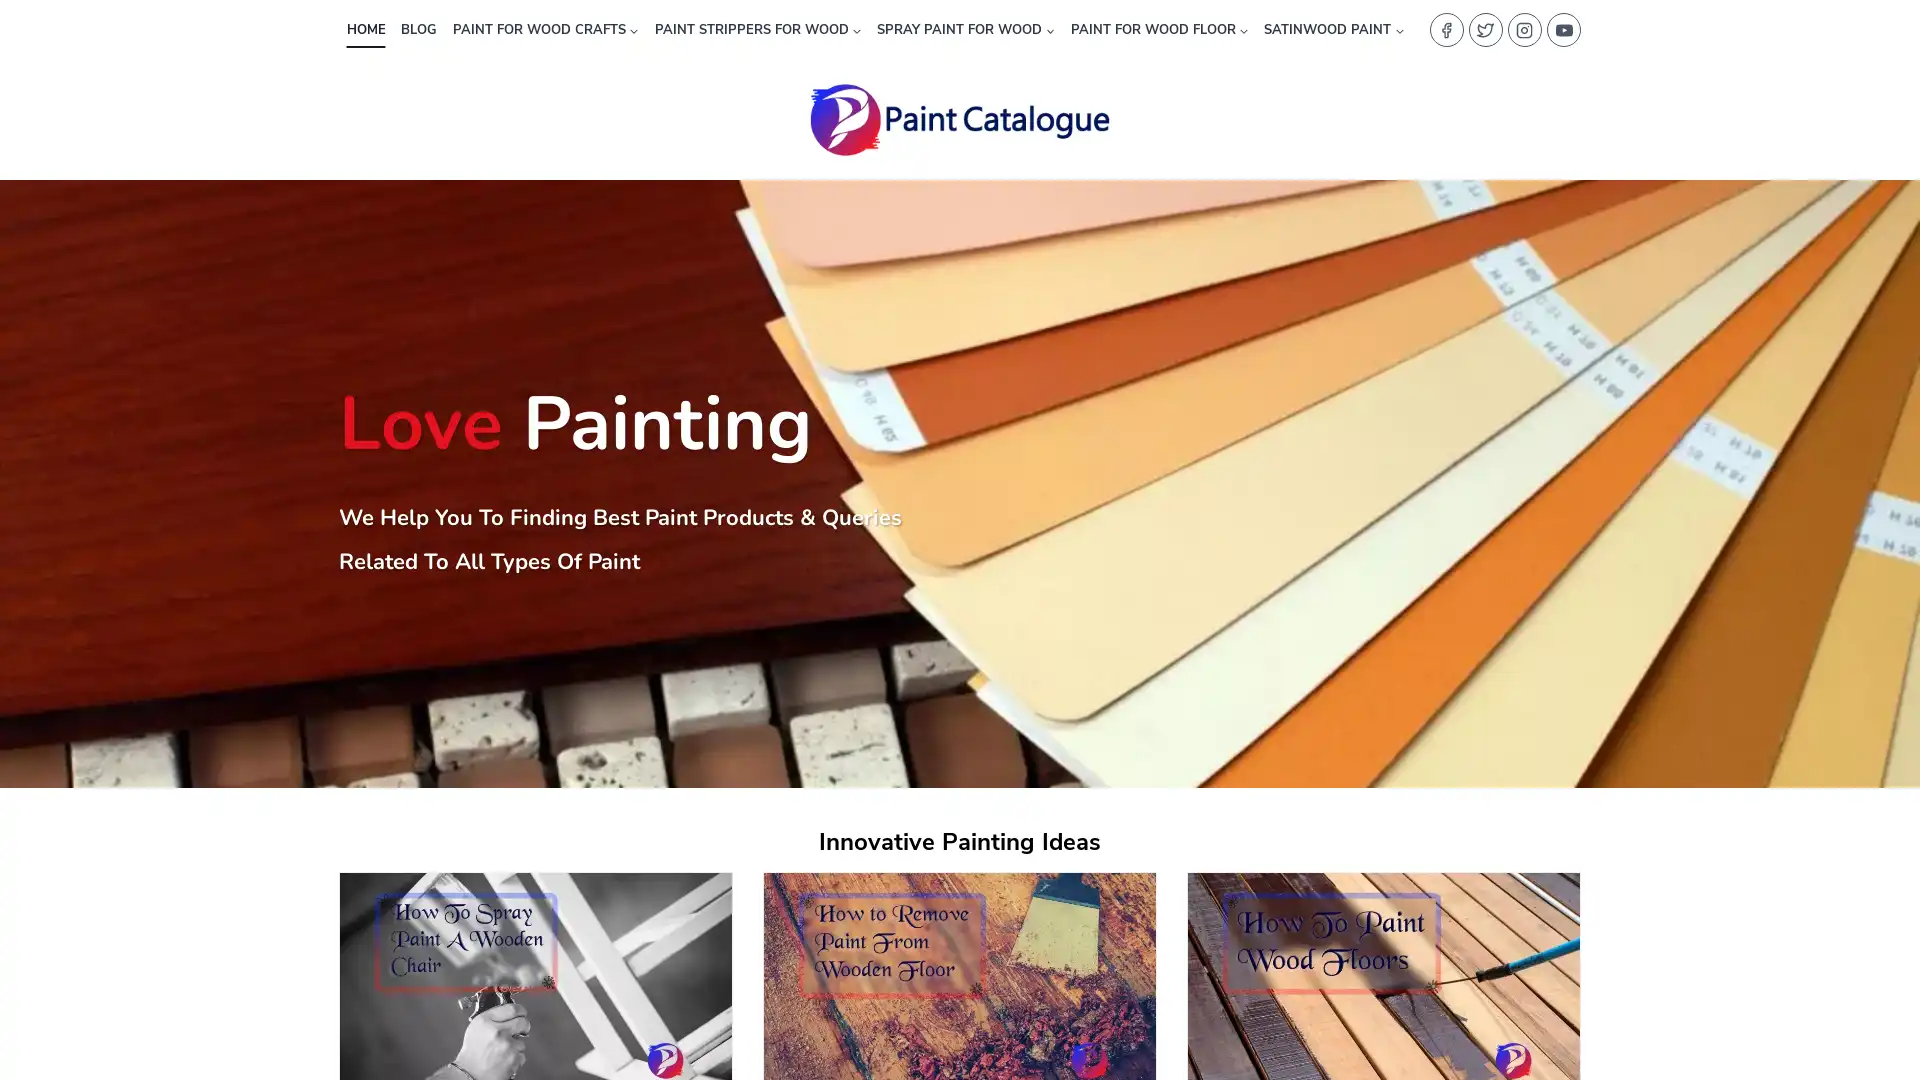 Image resolution: width=1920 pixels, height=1080 pixels. What do you see at coordinates (545, 29) in the screenshot?
I see `Expand child menu` at bounding box center [545, 29].